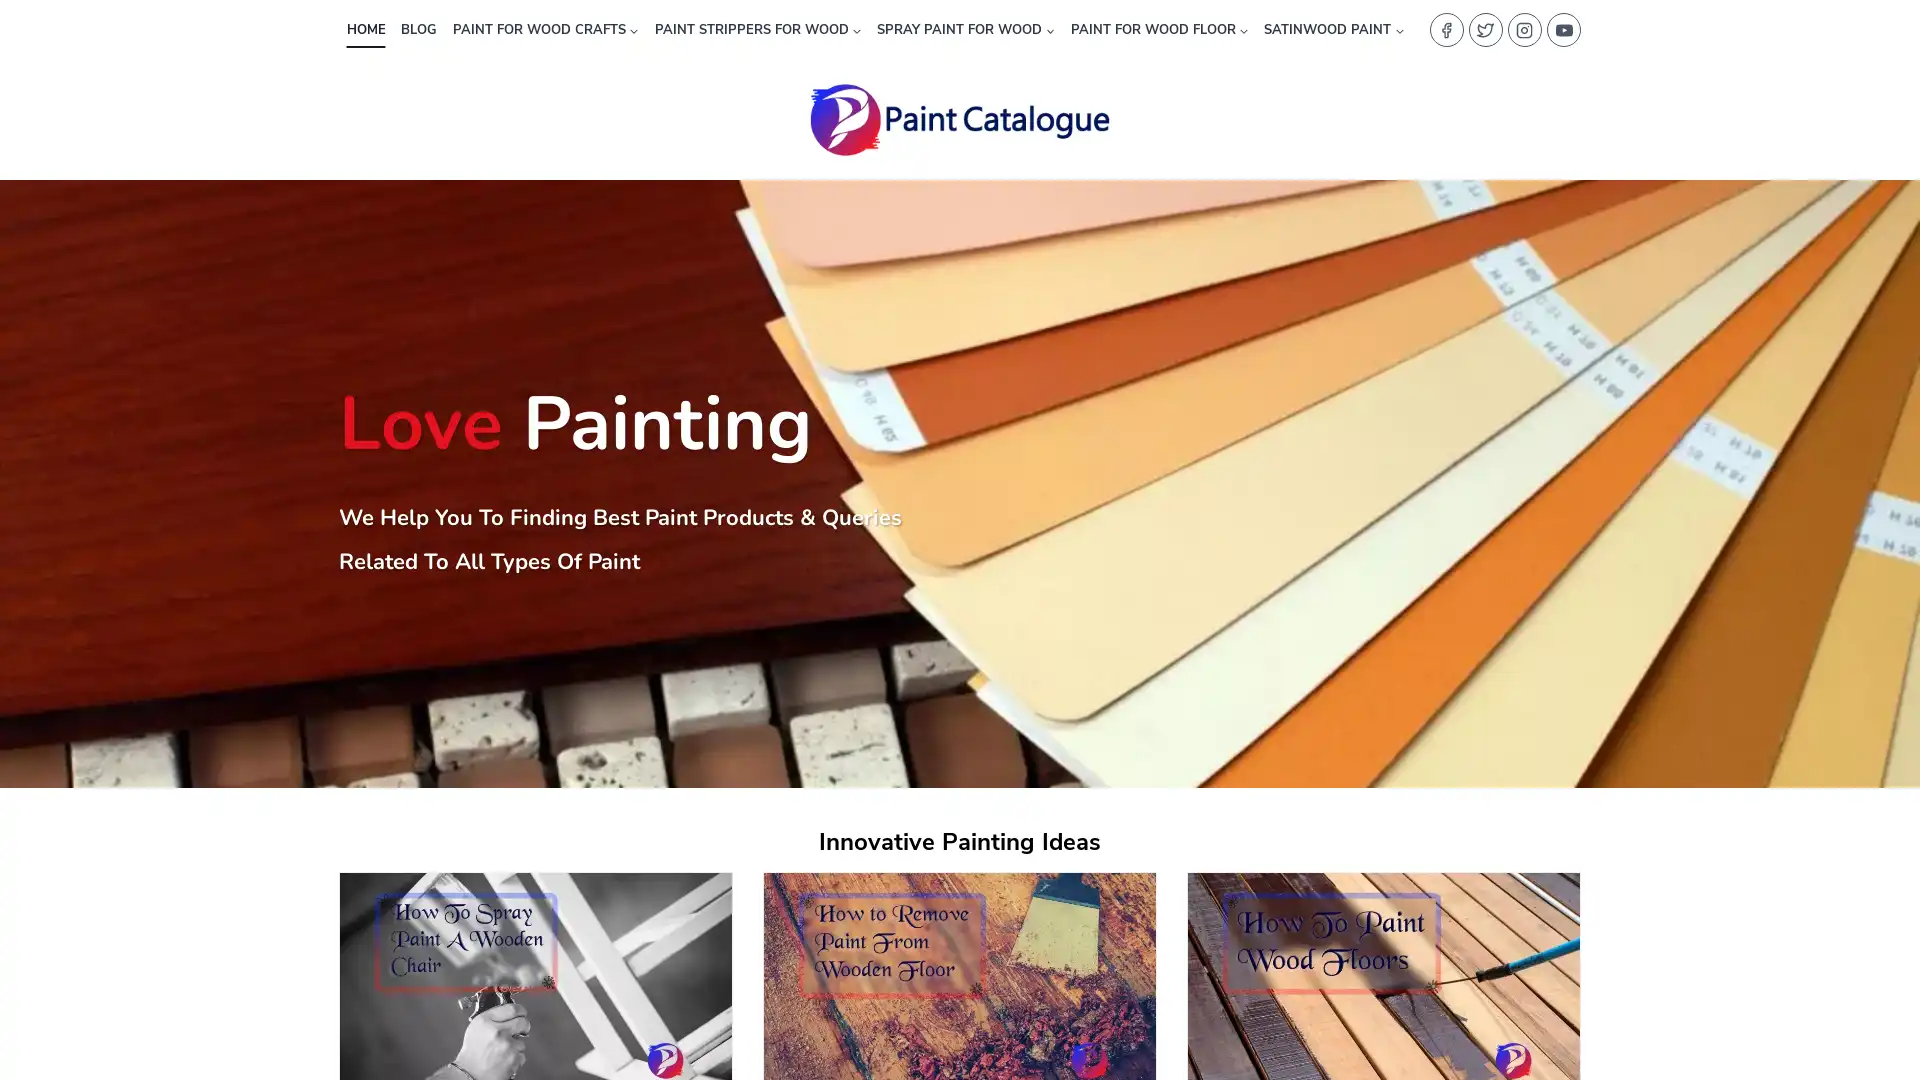 Image resolution: width=1920 pixels, height=1080 pixels. What do you see at coordinates (545, 29) in the screenshot?
I see `Expand child menu` at bounding box center [545, 29].